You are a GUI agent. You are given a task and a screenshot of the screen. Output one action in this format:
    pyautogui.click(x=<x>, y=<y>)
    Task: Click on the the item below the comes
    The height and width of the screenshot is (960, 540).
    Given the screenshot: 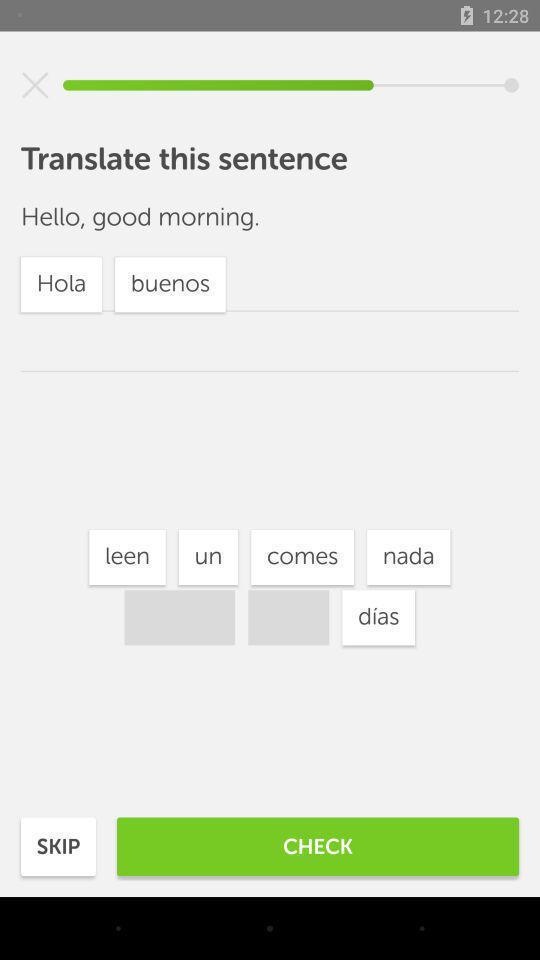 What is the action you would take?
    pyautogui.click(x=378, y=616)
    